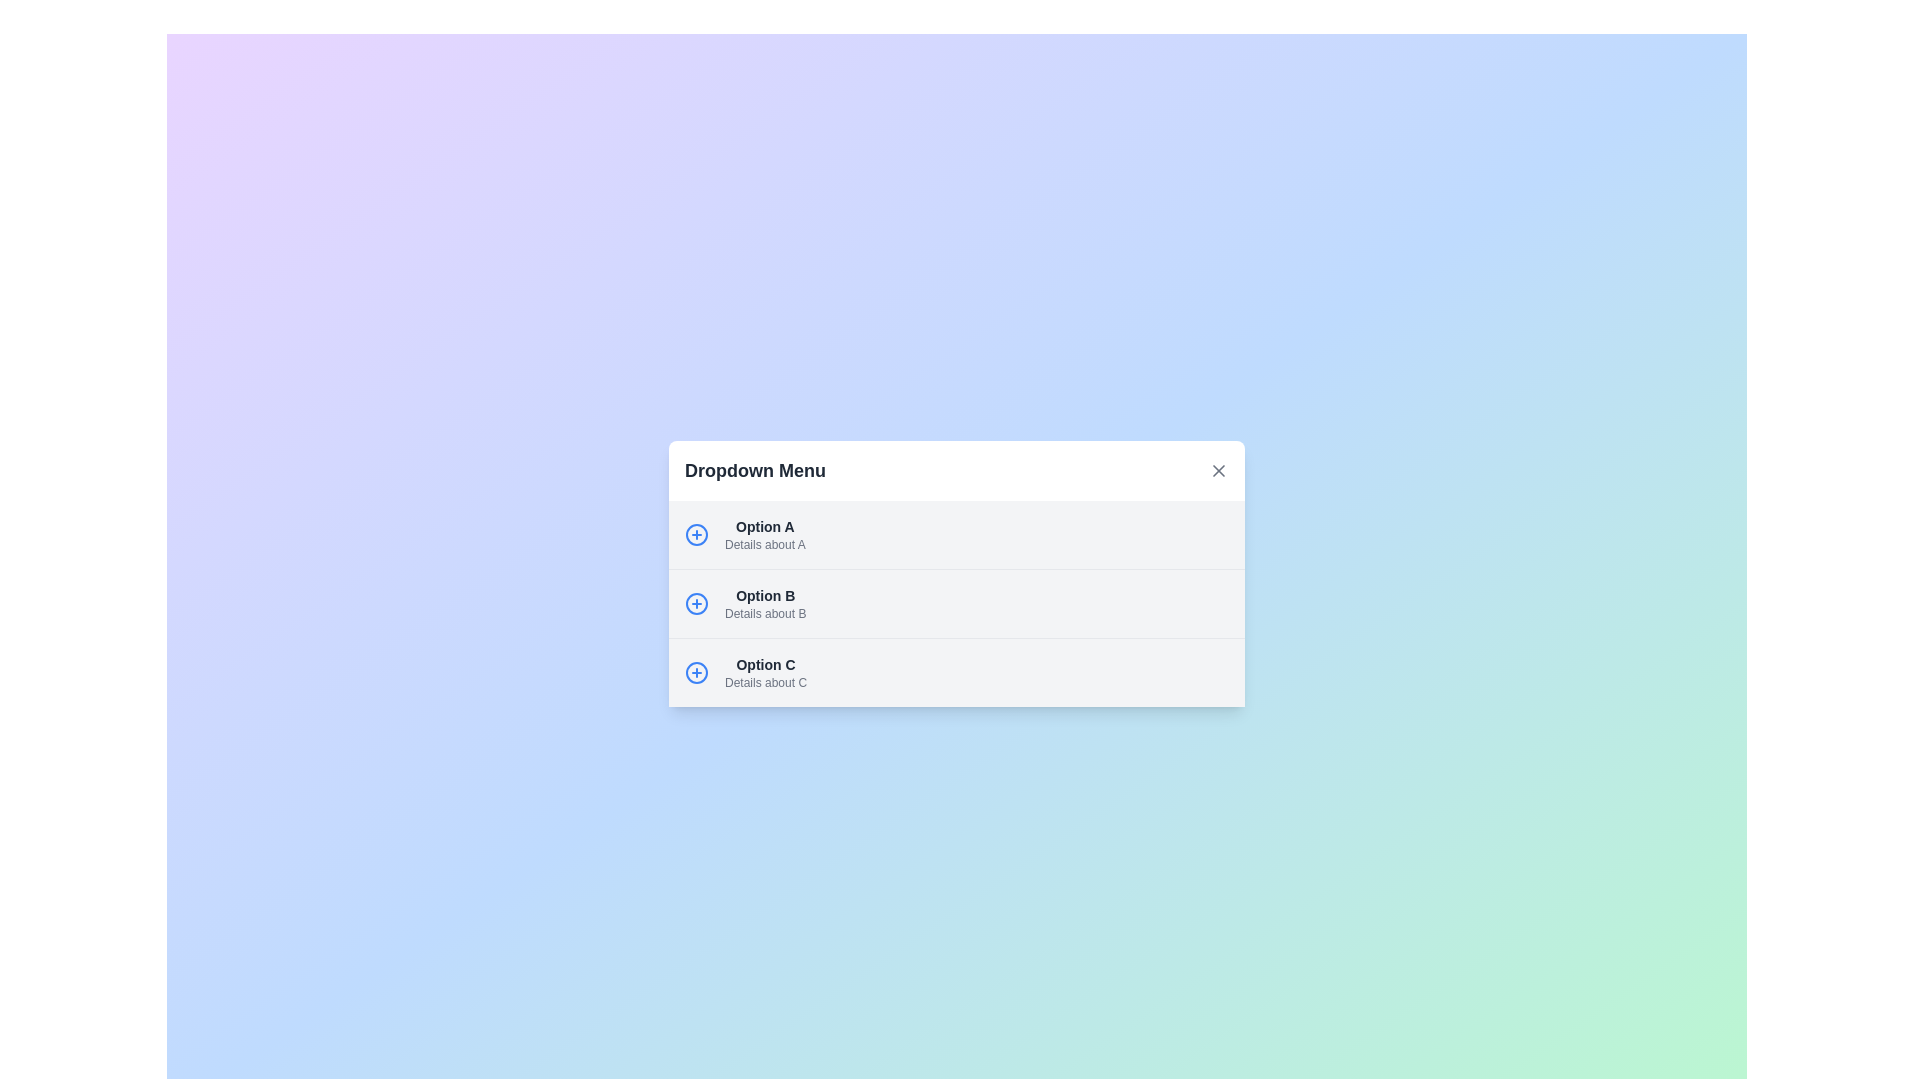 This screenshot has width=1920, height=1080. What do you see at coordinates (764, 603) in the screenshot?
I see `the second item in the dropdown menu located below 'Option A' and above 'Option C'` at bounding box center [764, 603].